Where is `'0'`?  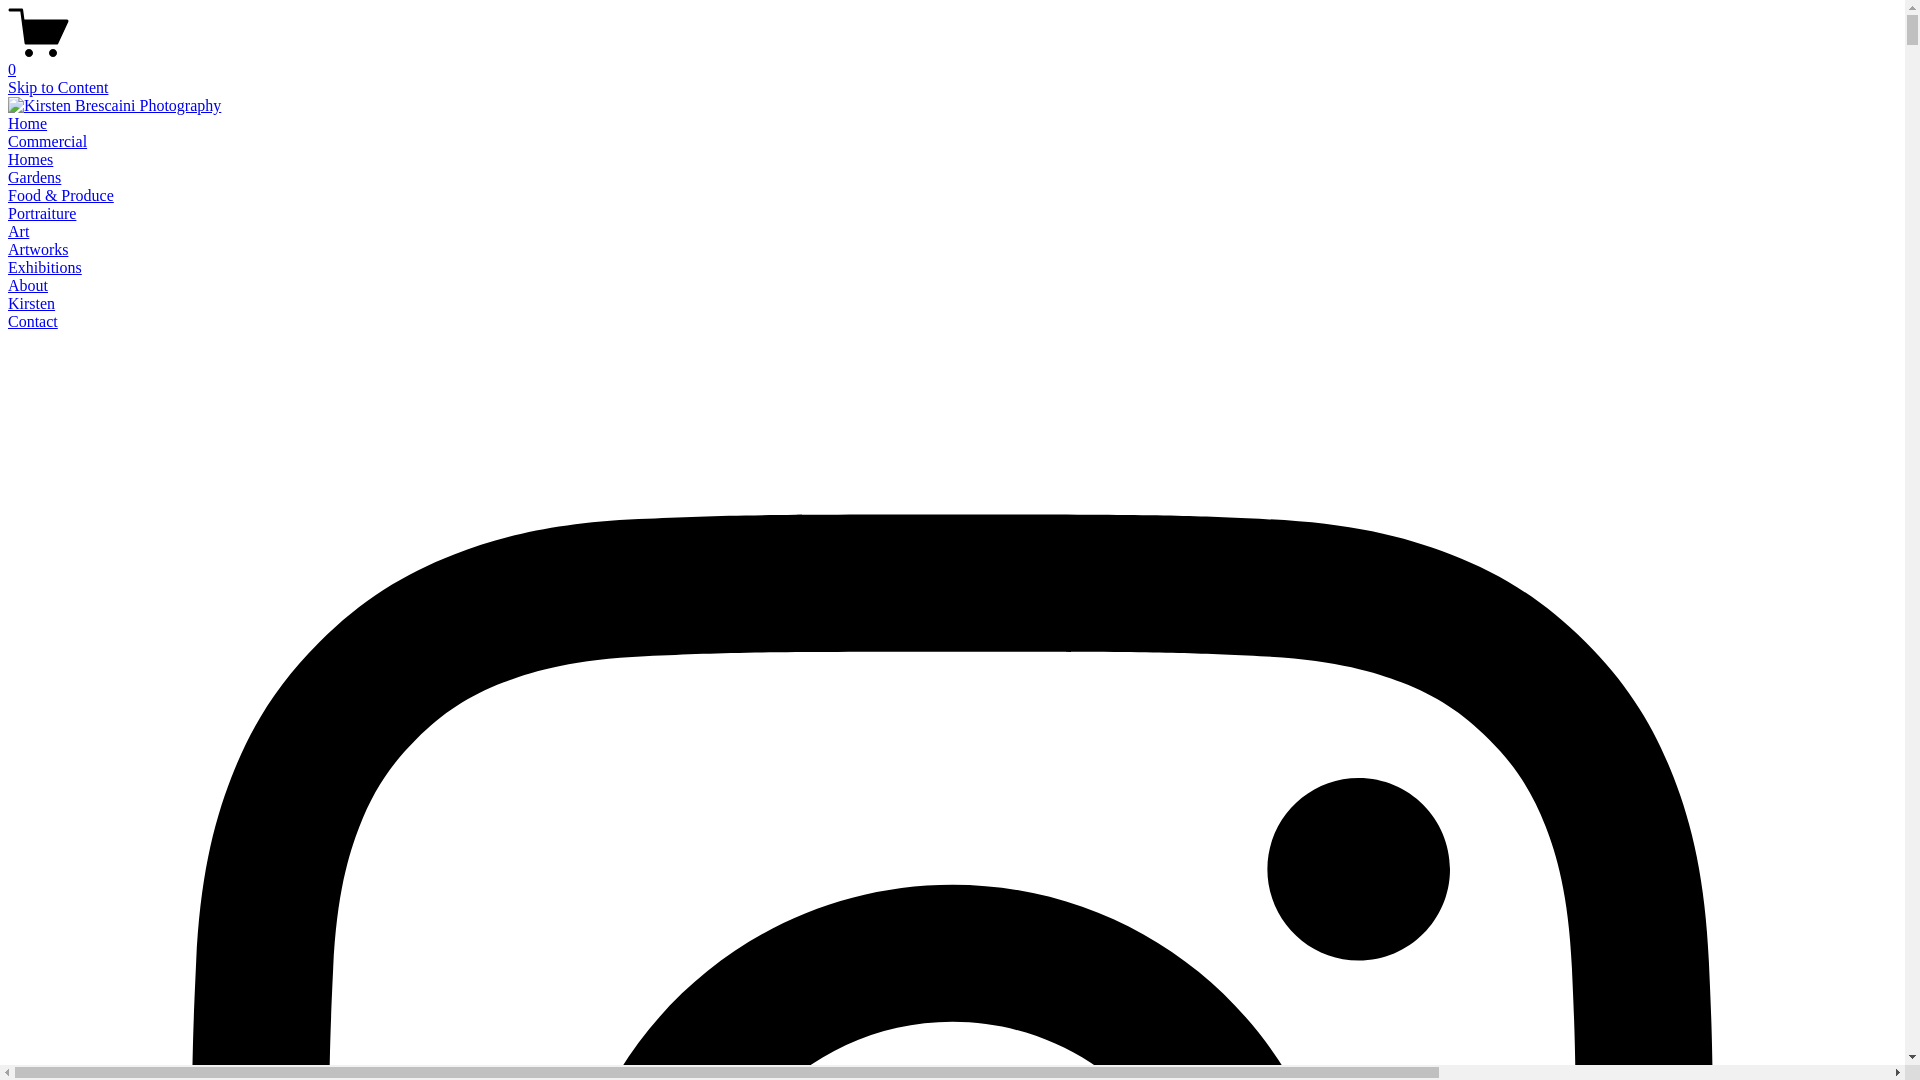 '0' is located at coordinates (951, 60).